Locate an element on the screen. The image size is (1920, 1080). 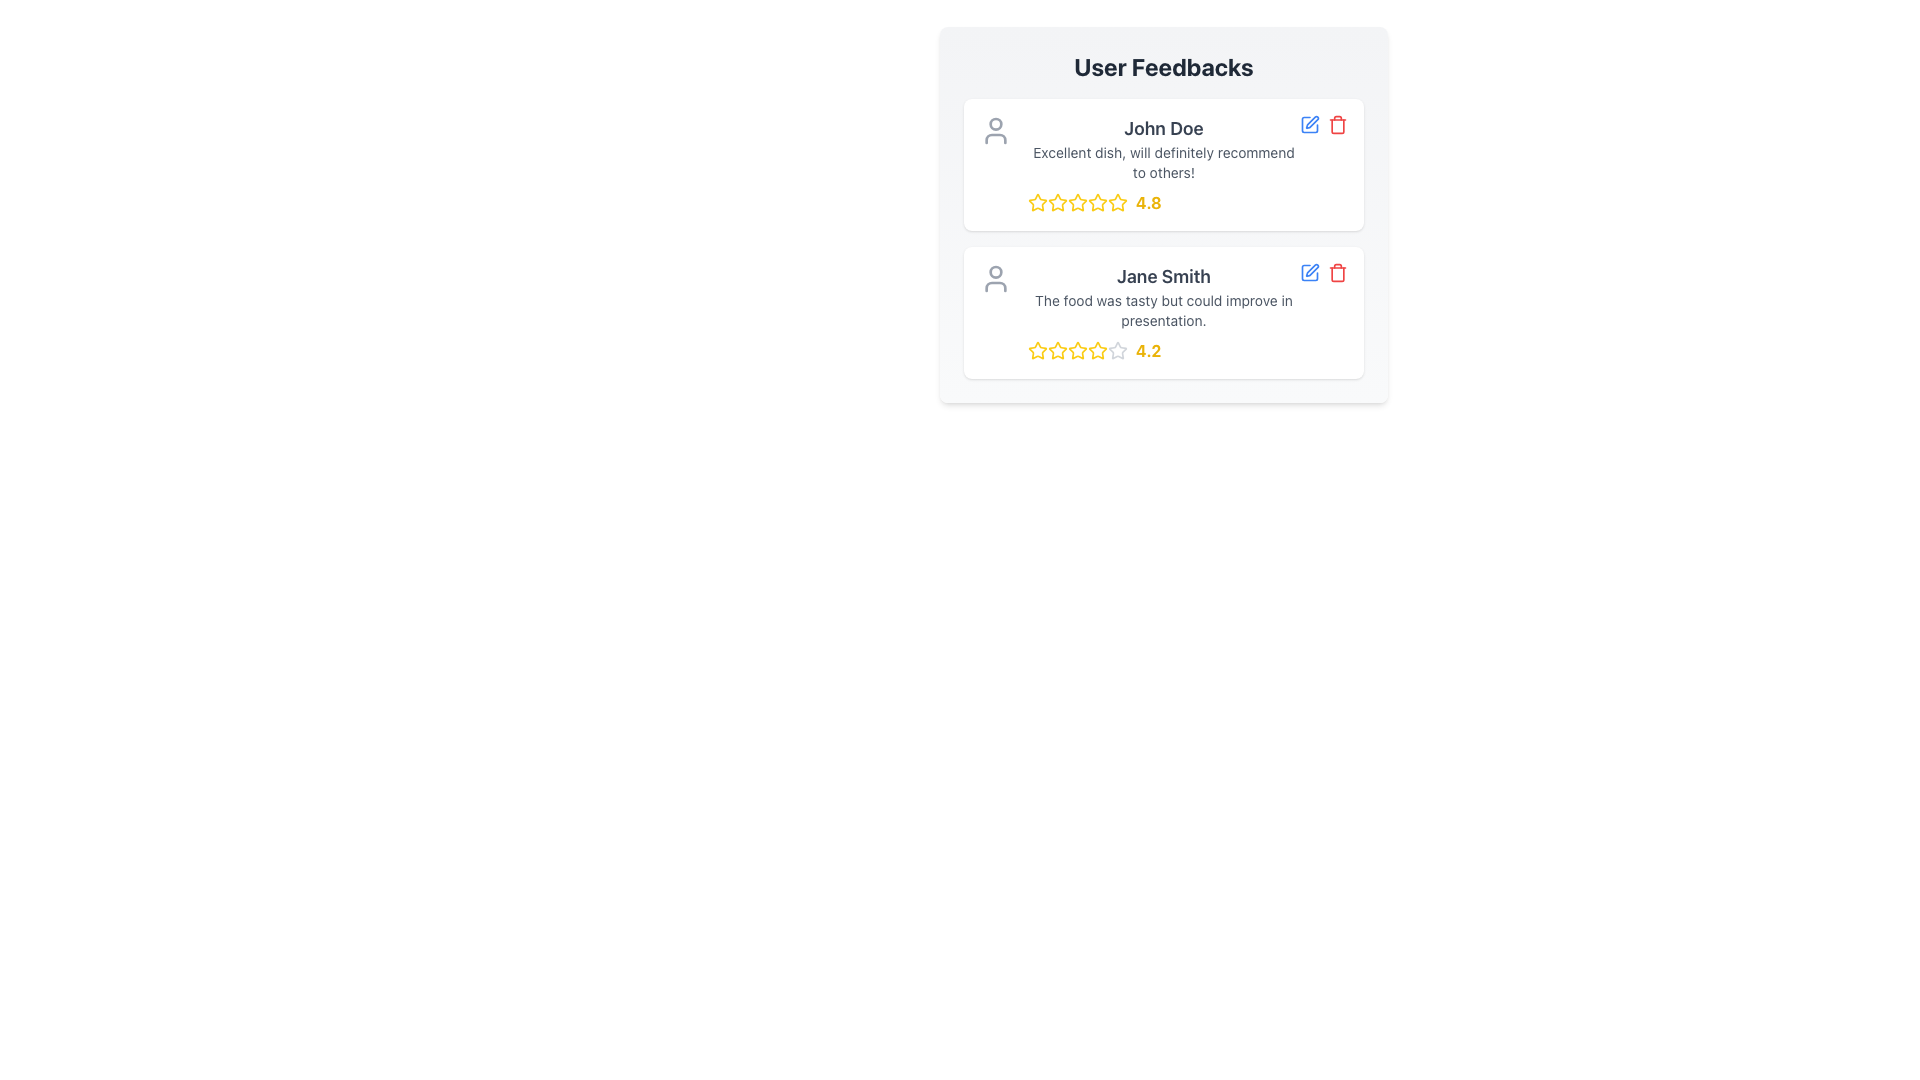
the second star icon in the five-star rating system under the review 'The food was tasty but could improve in presentation' is located at coordinates (1055, 349).